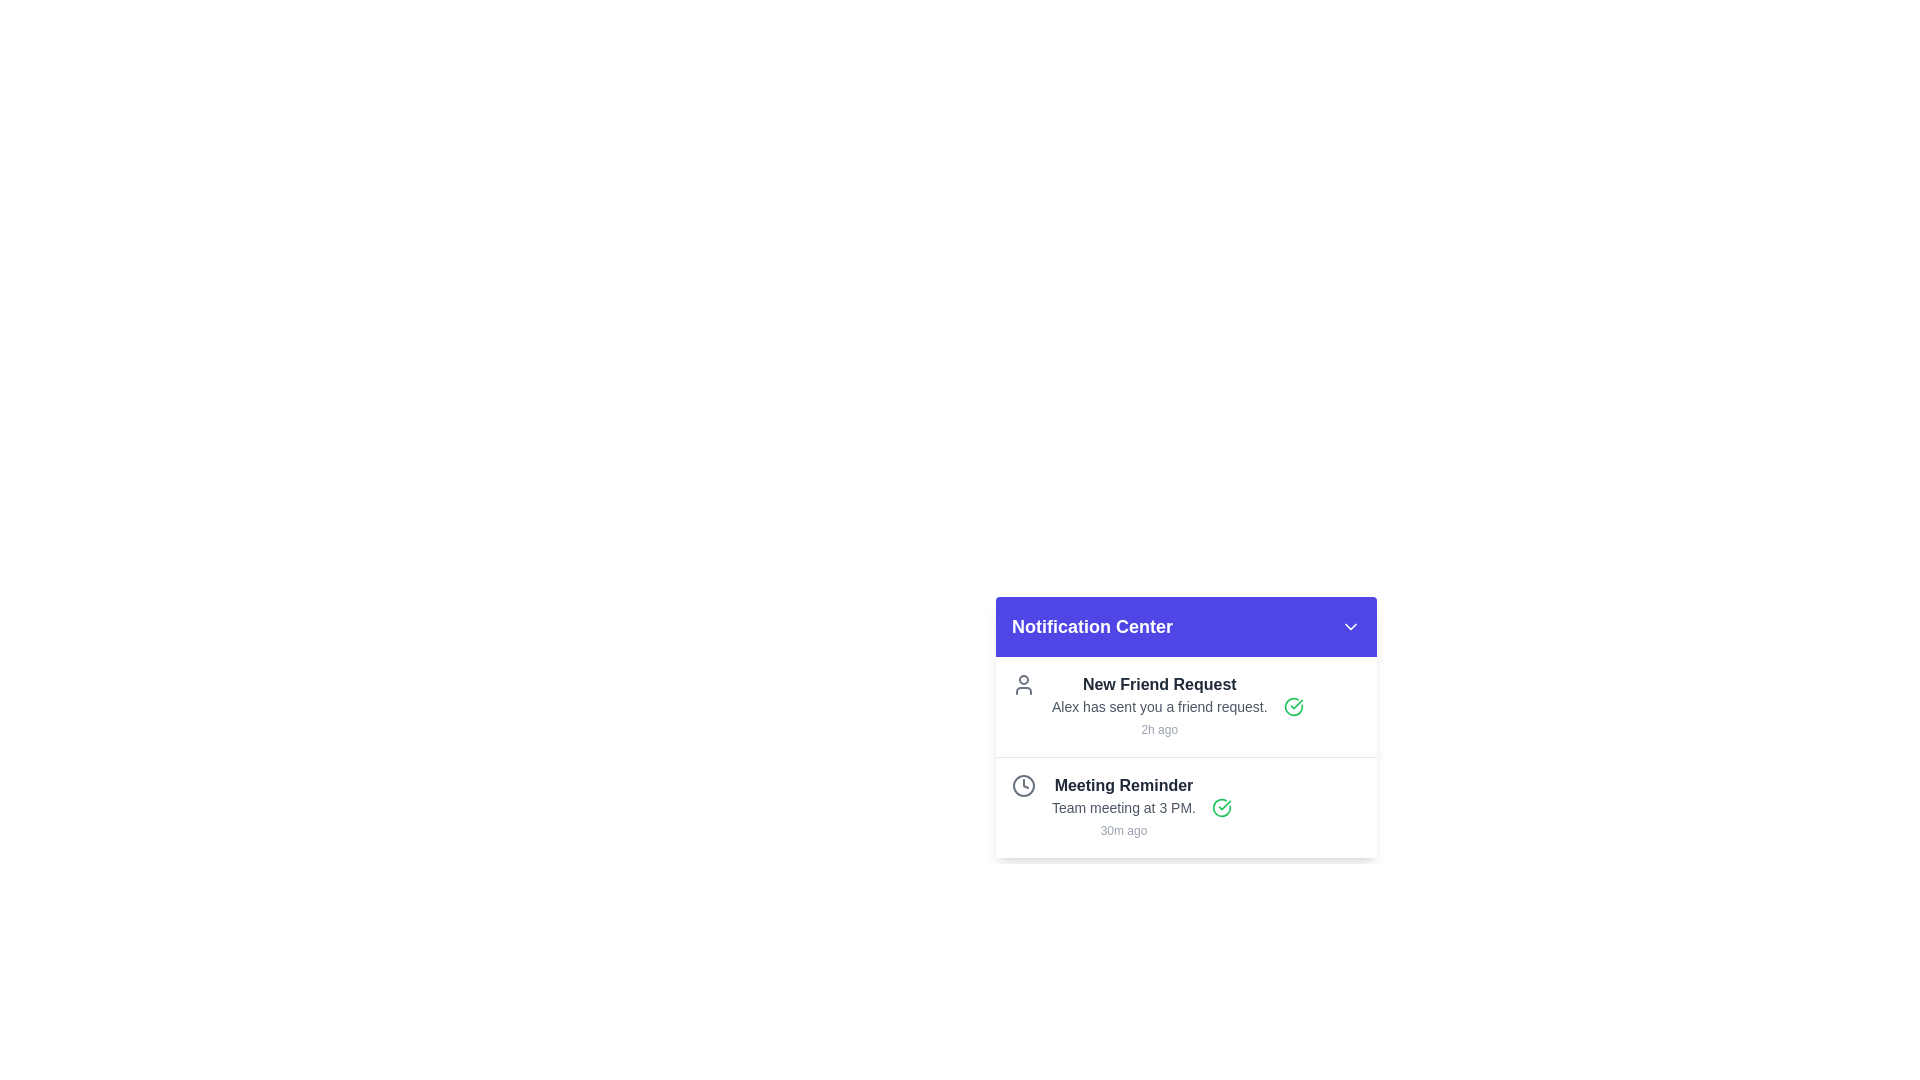 This screenshot has height=1080, width=1920. What do you see at coordinates (1293, 705) in the screenshot?
I see `the green circular check mark icon located to the right of the 'New Friend Request' notification in the notification center pop-up` at bounding box center [1293, 705].